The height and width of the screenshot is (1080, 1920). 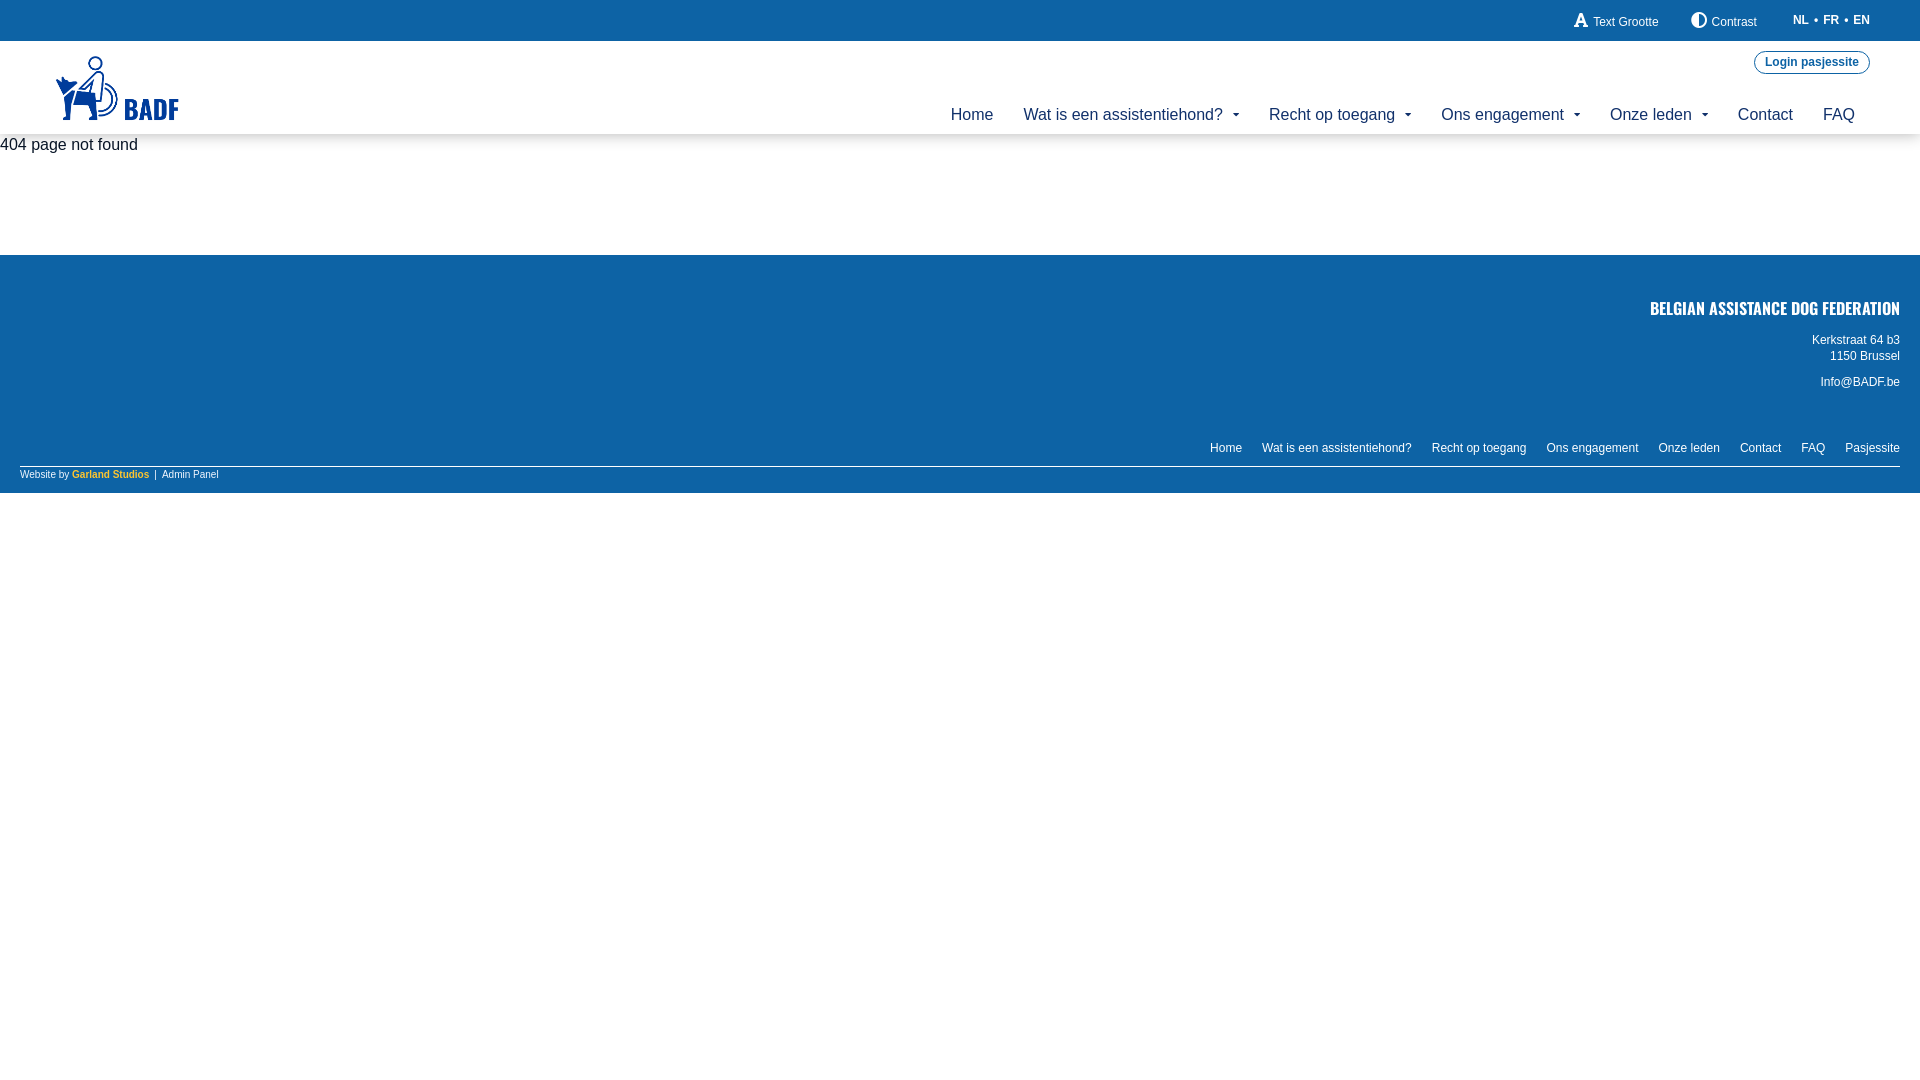 I want to click on 'Contact', so click(x=1760, y=446).